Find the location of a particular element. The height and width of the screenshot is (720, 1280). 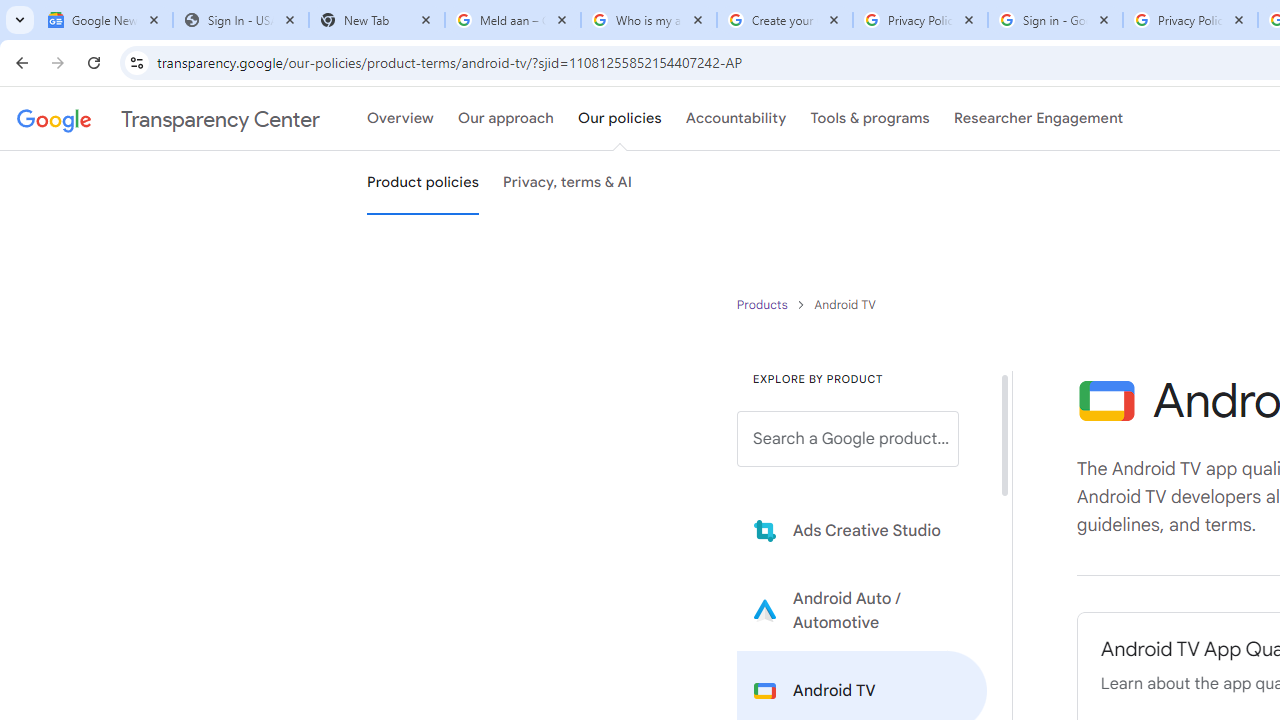

'Our approach' is located at coordinates (506, 119).